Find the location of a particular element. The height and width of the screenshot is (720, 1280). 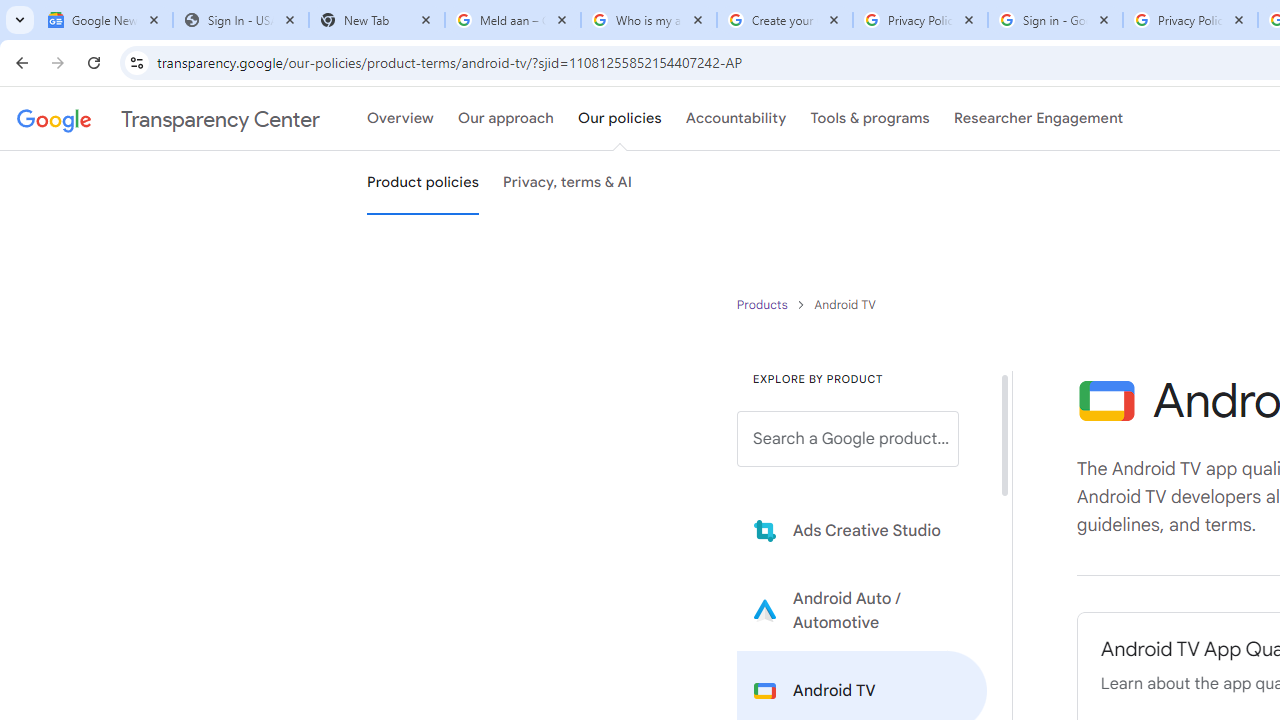

'Our approach' is located at coordinates (506, 119).